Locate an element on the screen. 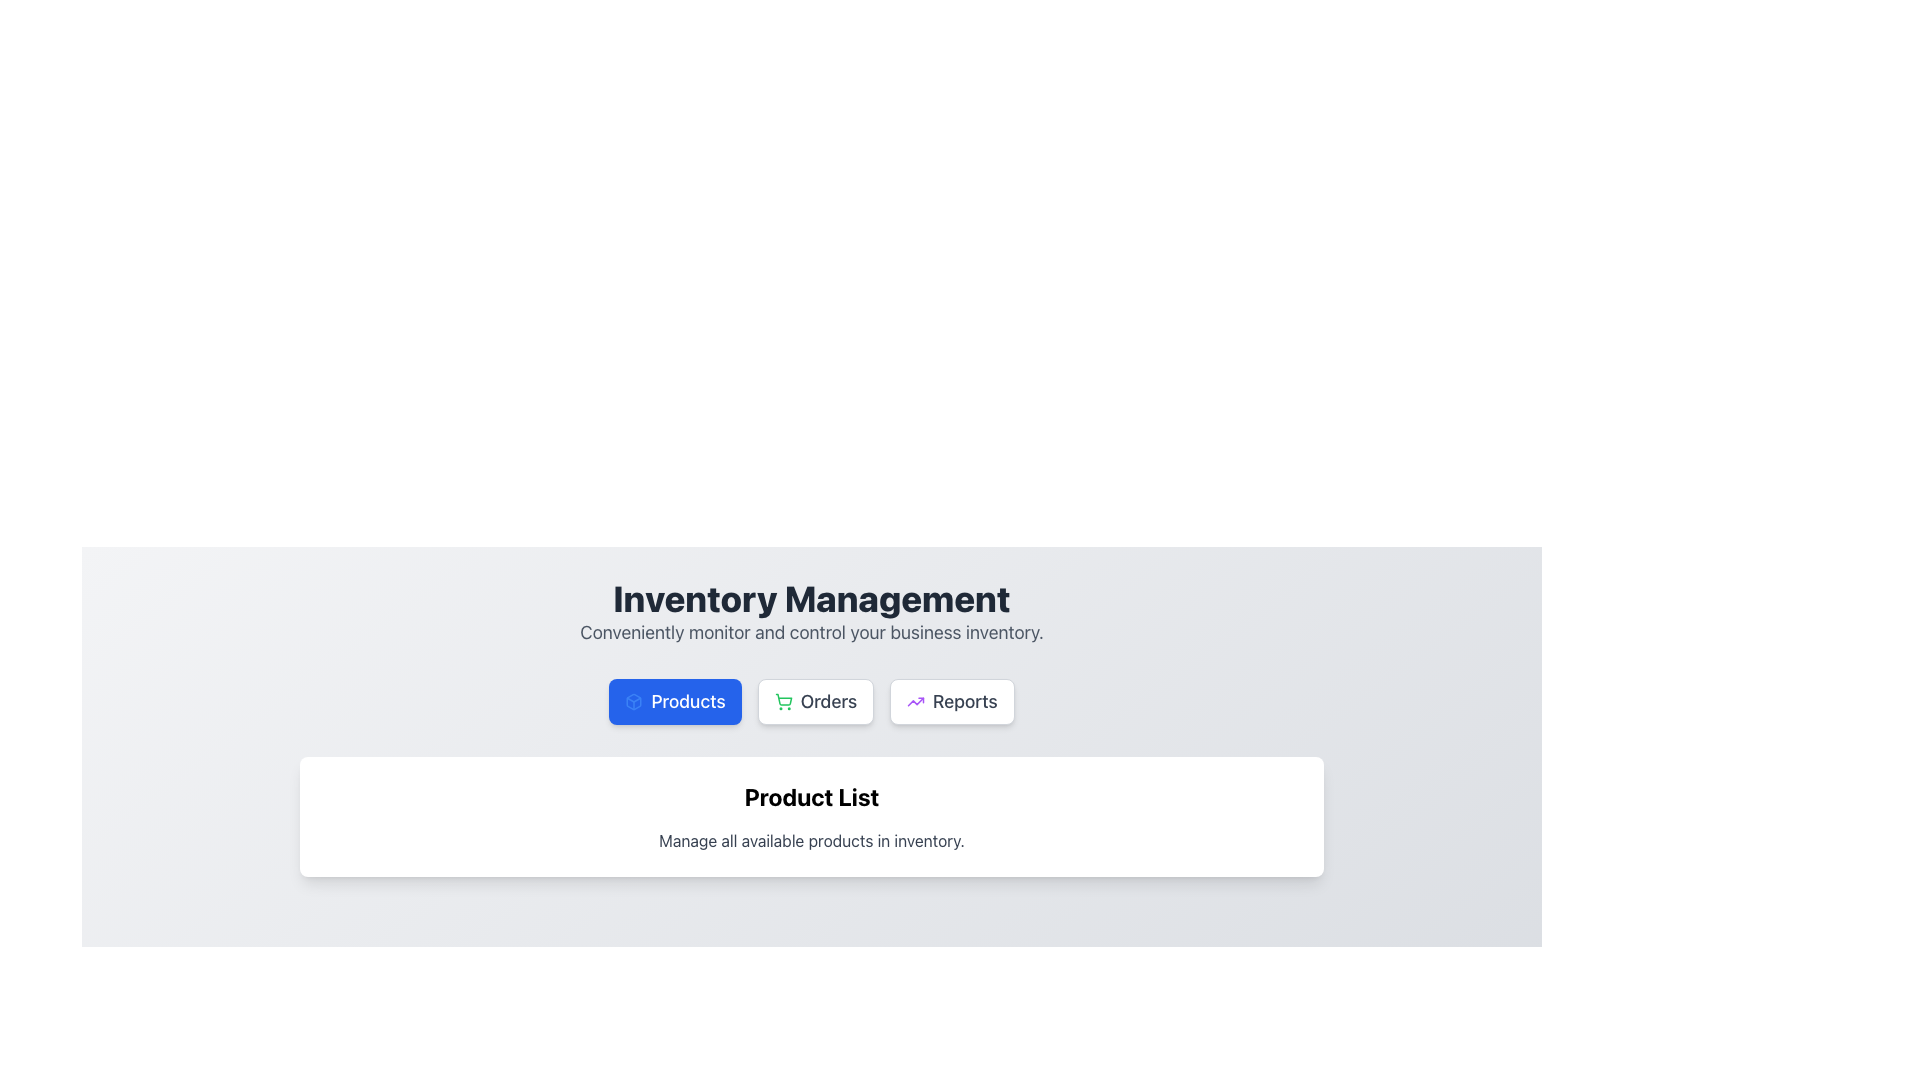  the Text Block containing the heading 'Inventory Management' and description 'Conveniently monitor and control your business inventory.' which is located at the top of the section above the buttons labeled 'Products', 'Orders', and 'Reports' is located at coordinates (811, 612).